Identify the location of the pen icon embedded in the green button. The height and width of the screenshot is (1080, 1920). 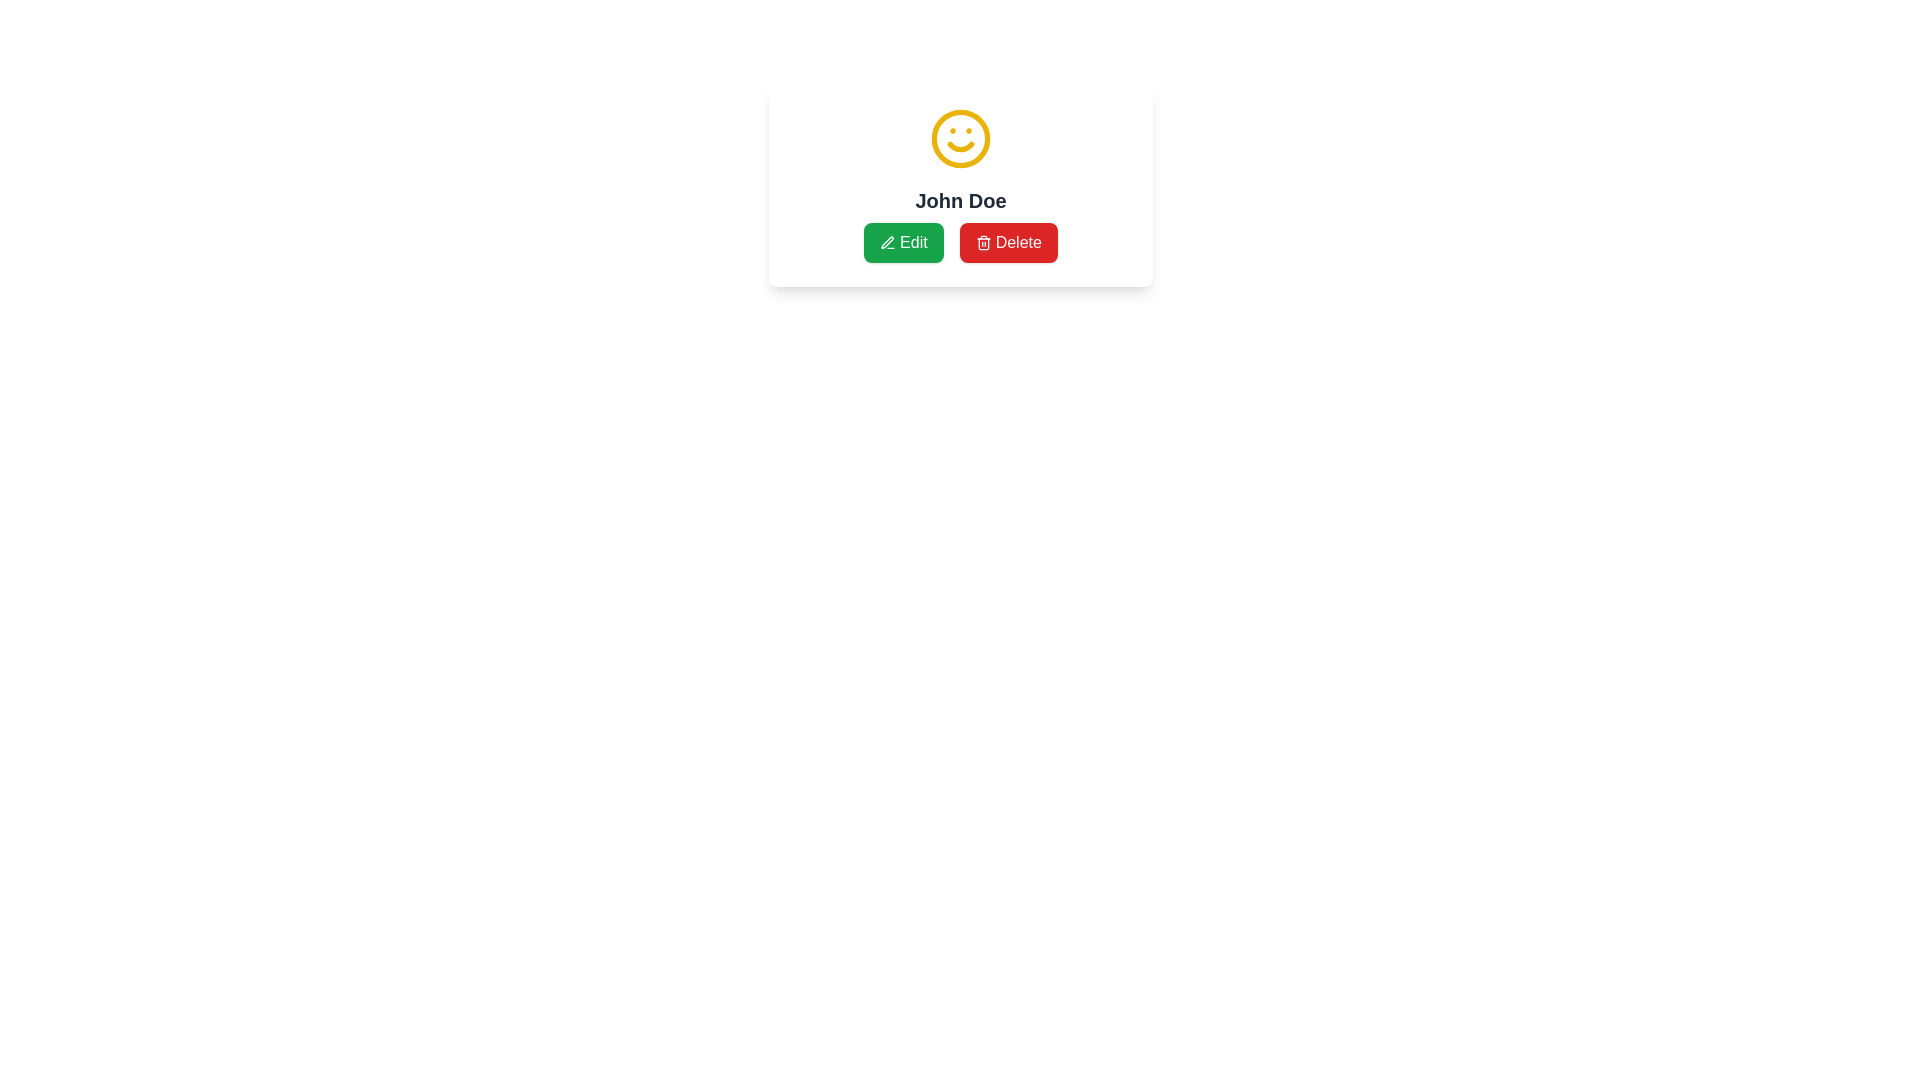
(887, 242).